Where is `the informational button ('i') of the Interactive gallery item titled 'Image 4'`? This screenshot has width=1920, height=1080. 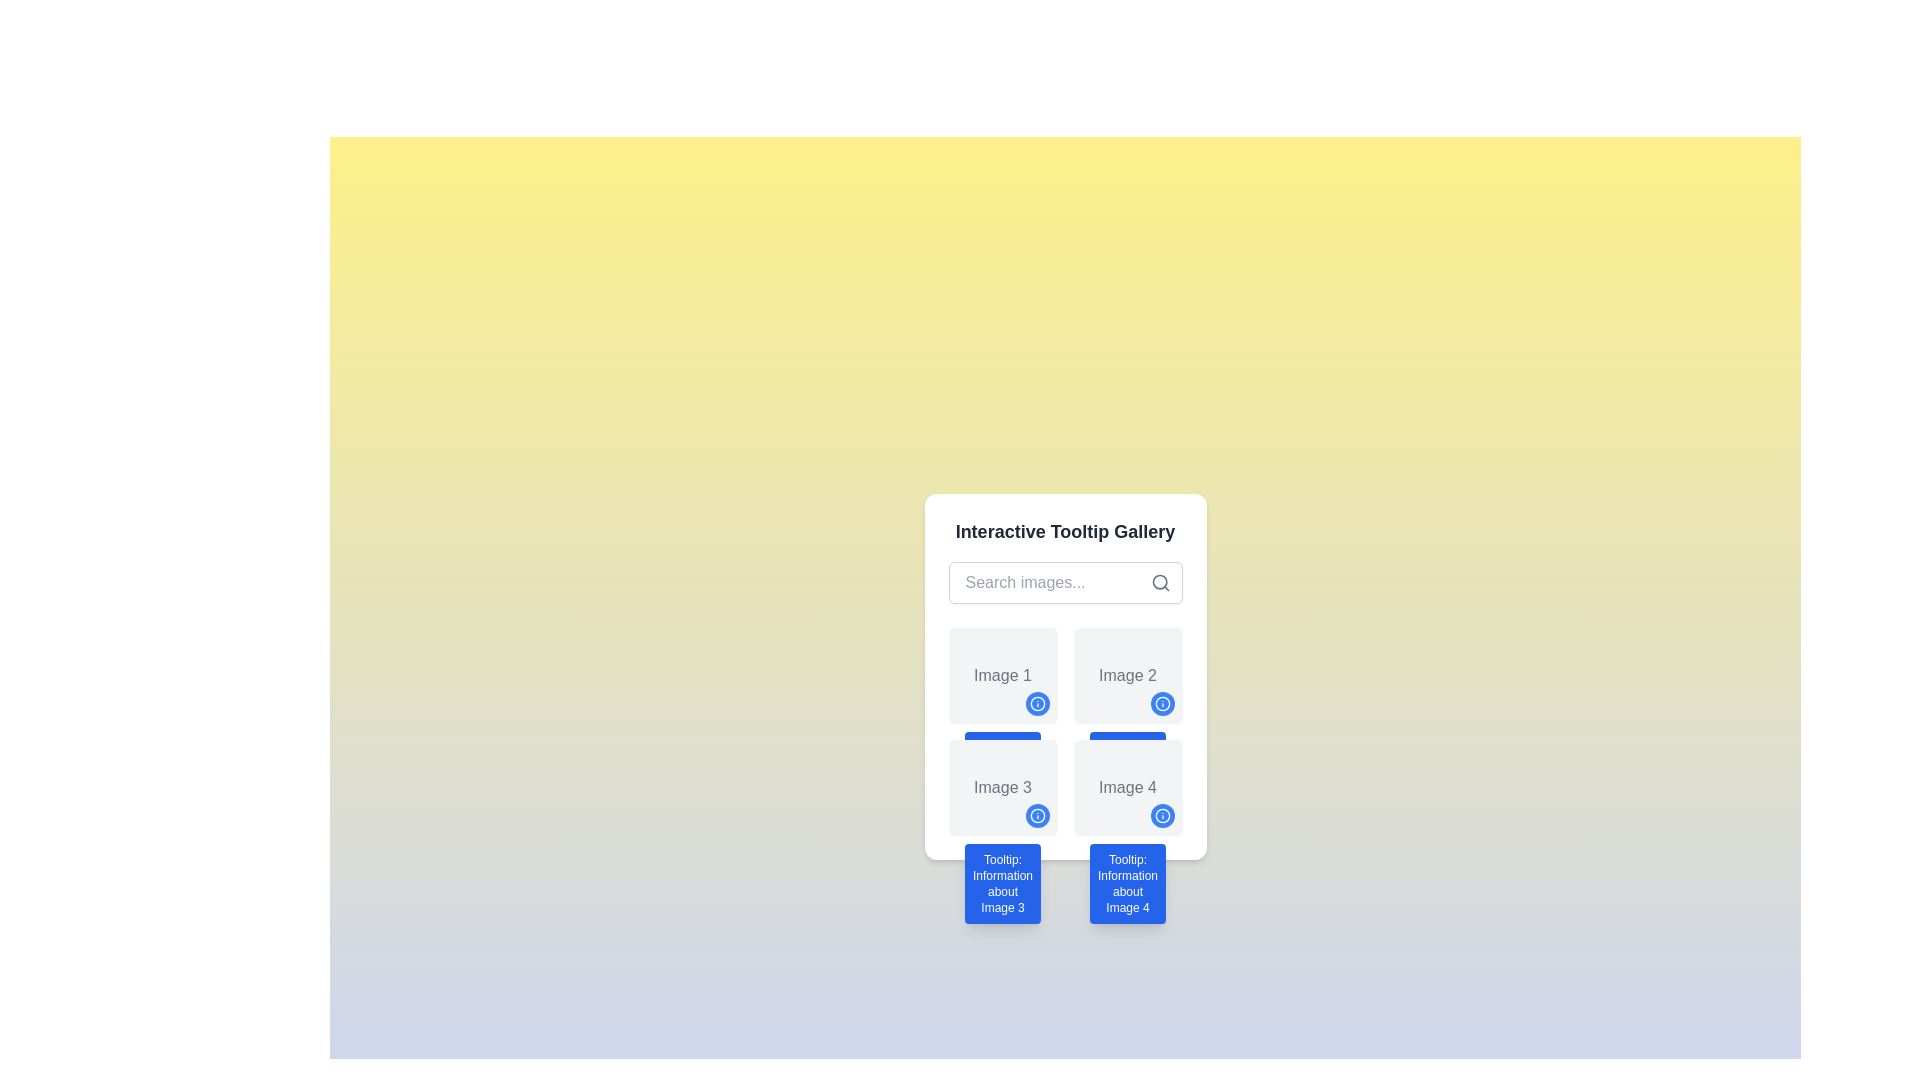 the informational button ('i') of the Interactive gallery item titled 'Image 4' is located at coordinates (1128, 786).